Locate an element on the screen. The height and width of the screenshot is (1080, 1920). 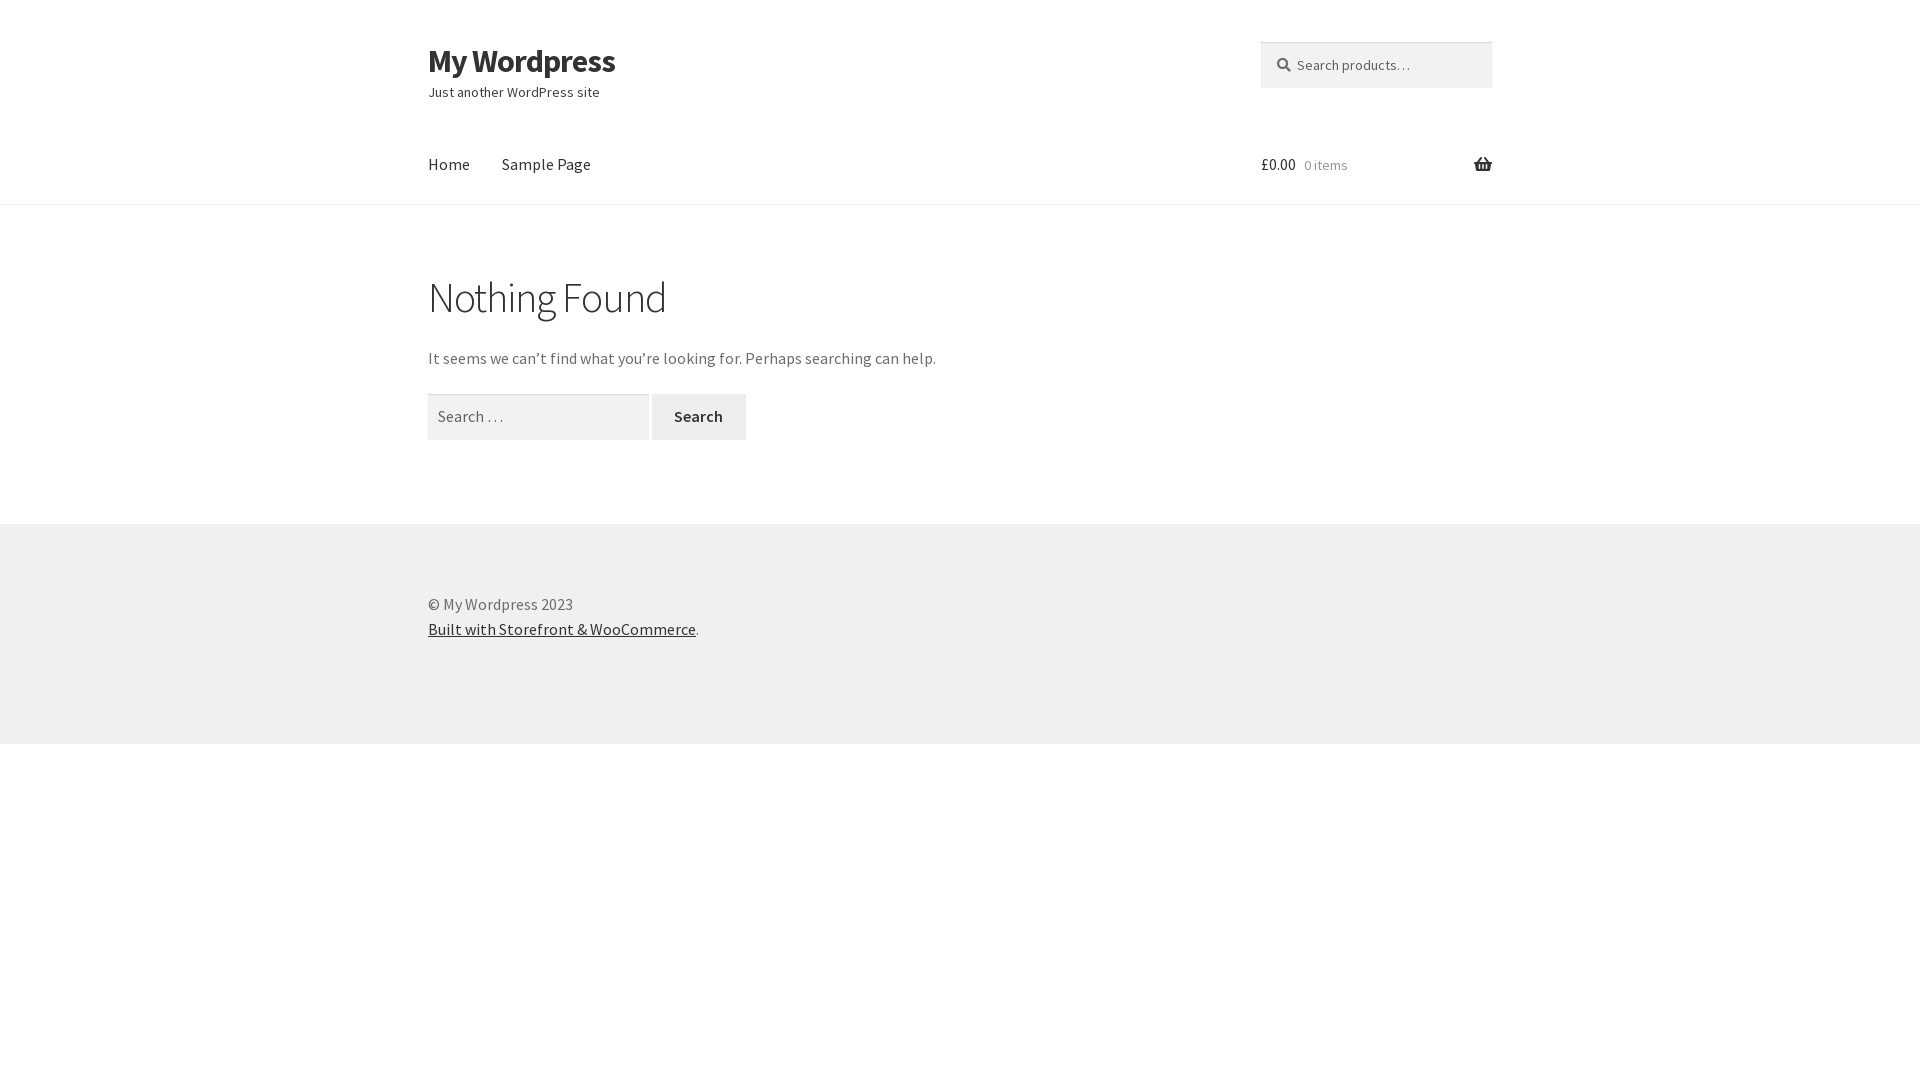
'Search' is located at coordinates (699, 415).